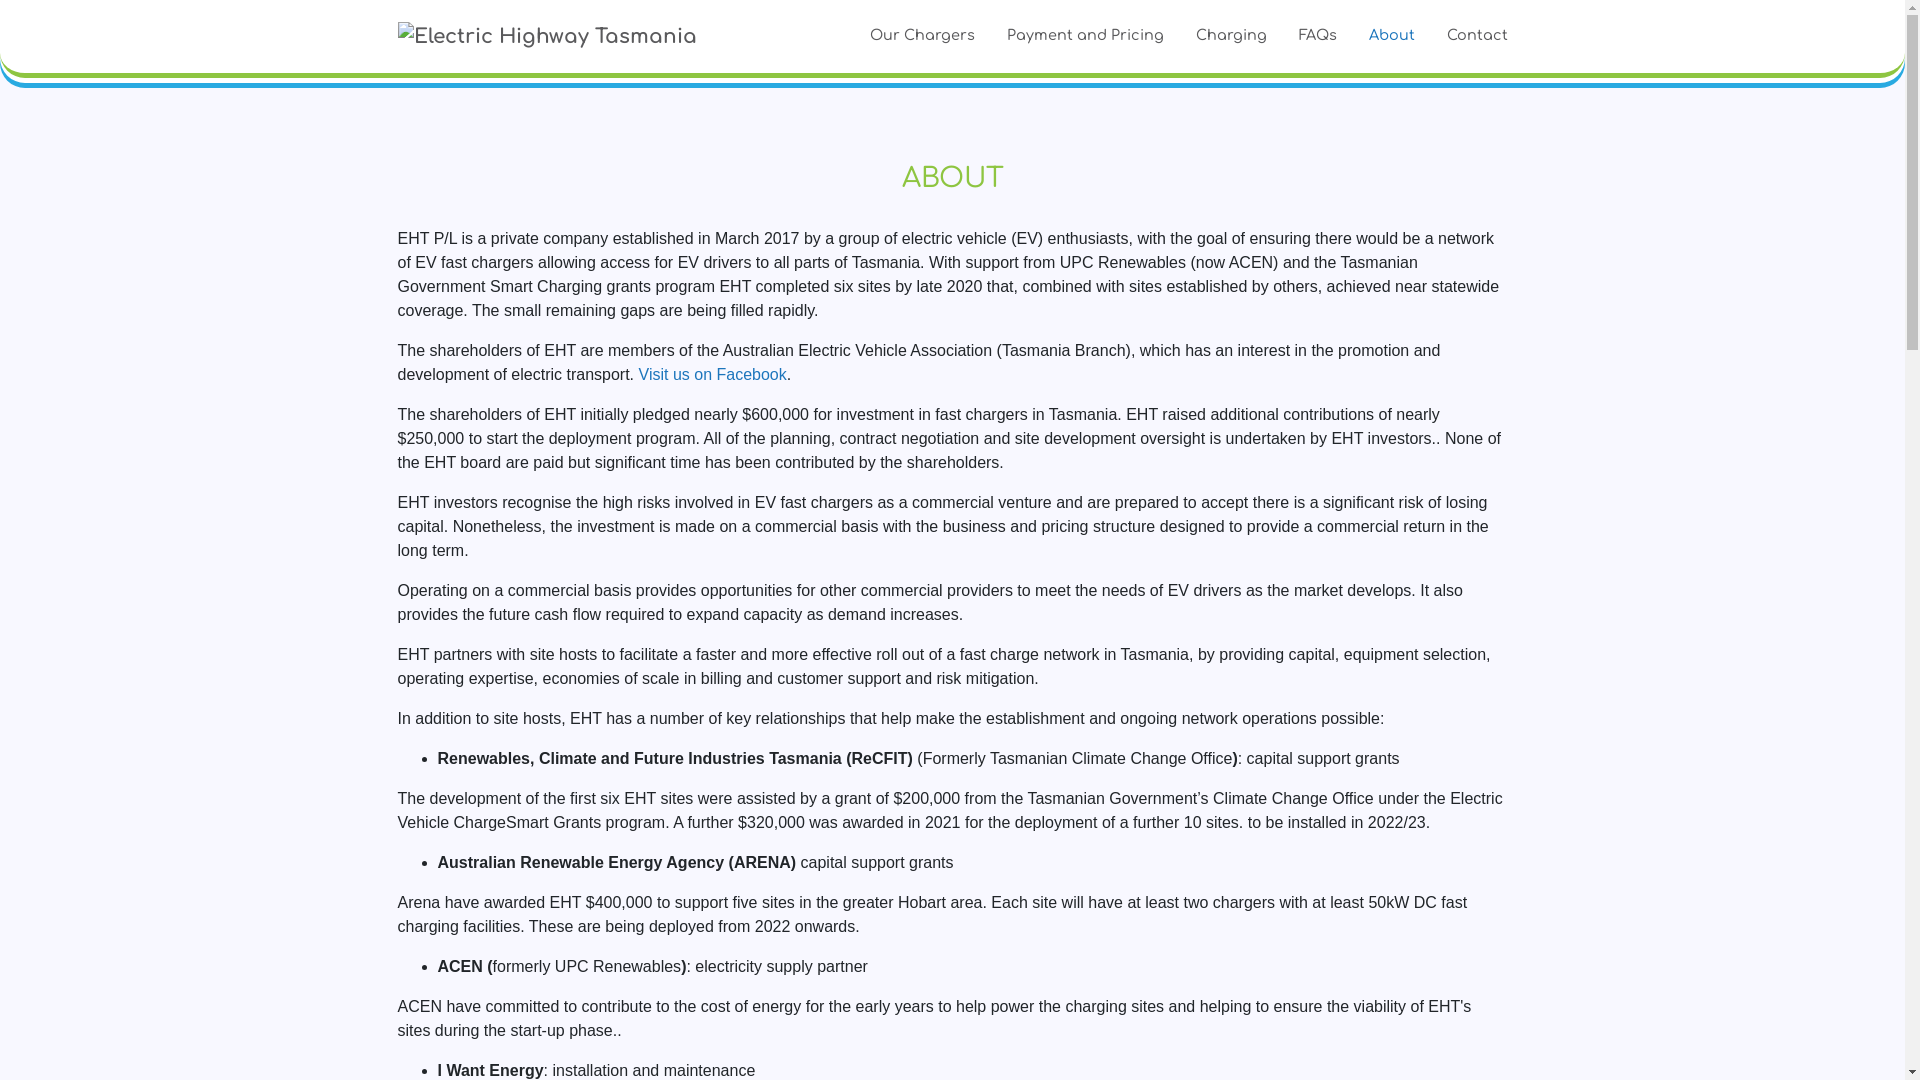 This screenshot has height=1080, width=1920. Describe the element at coordinates (1390, 35) in the screenshot. I see `'About'` at that location.